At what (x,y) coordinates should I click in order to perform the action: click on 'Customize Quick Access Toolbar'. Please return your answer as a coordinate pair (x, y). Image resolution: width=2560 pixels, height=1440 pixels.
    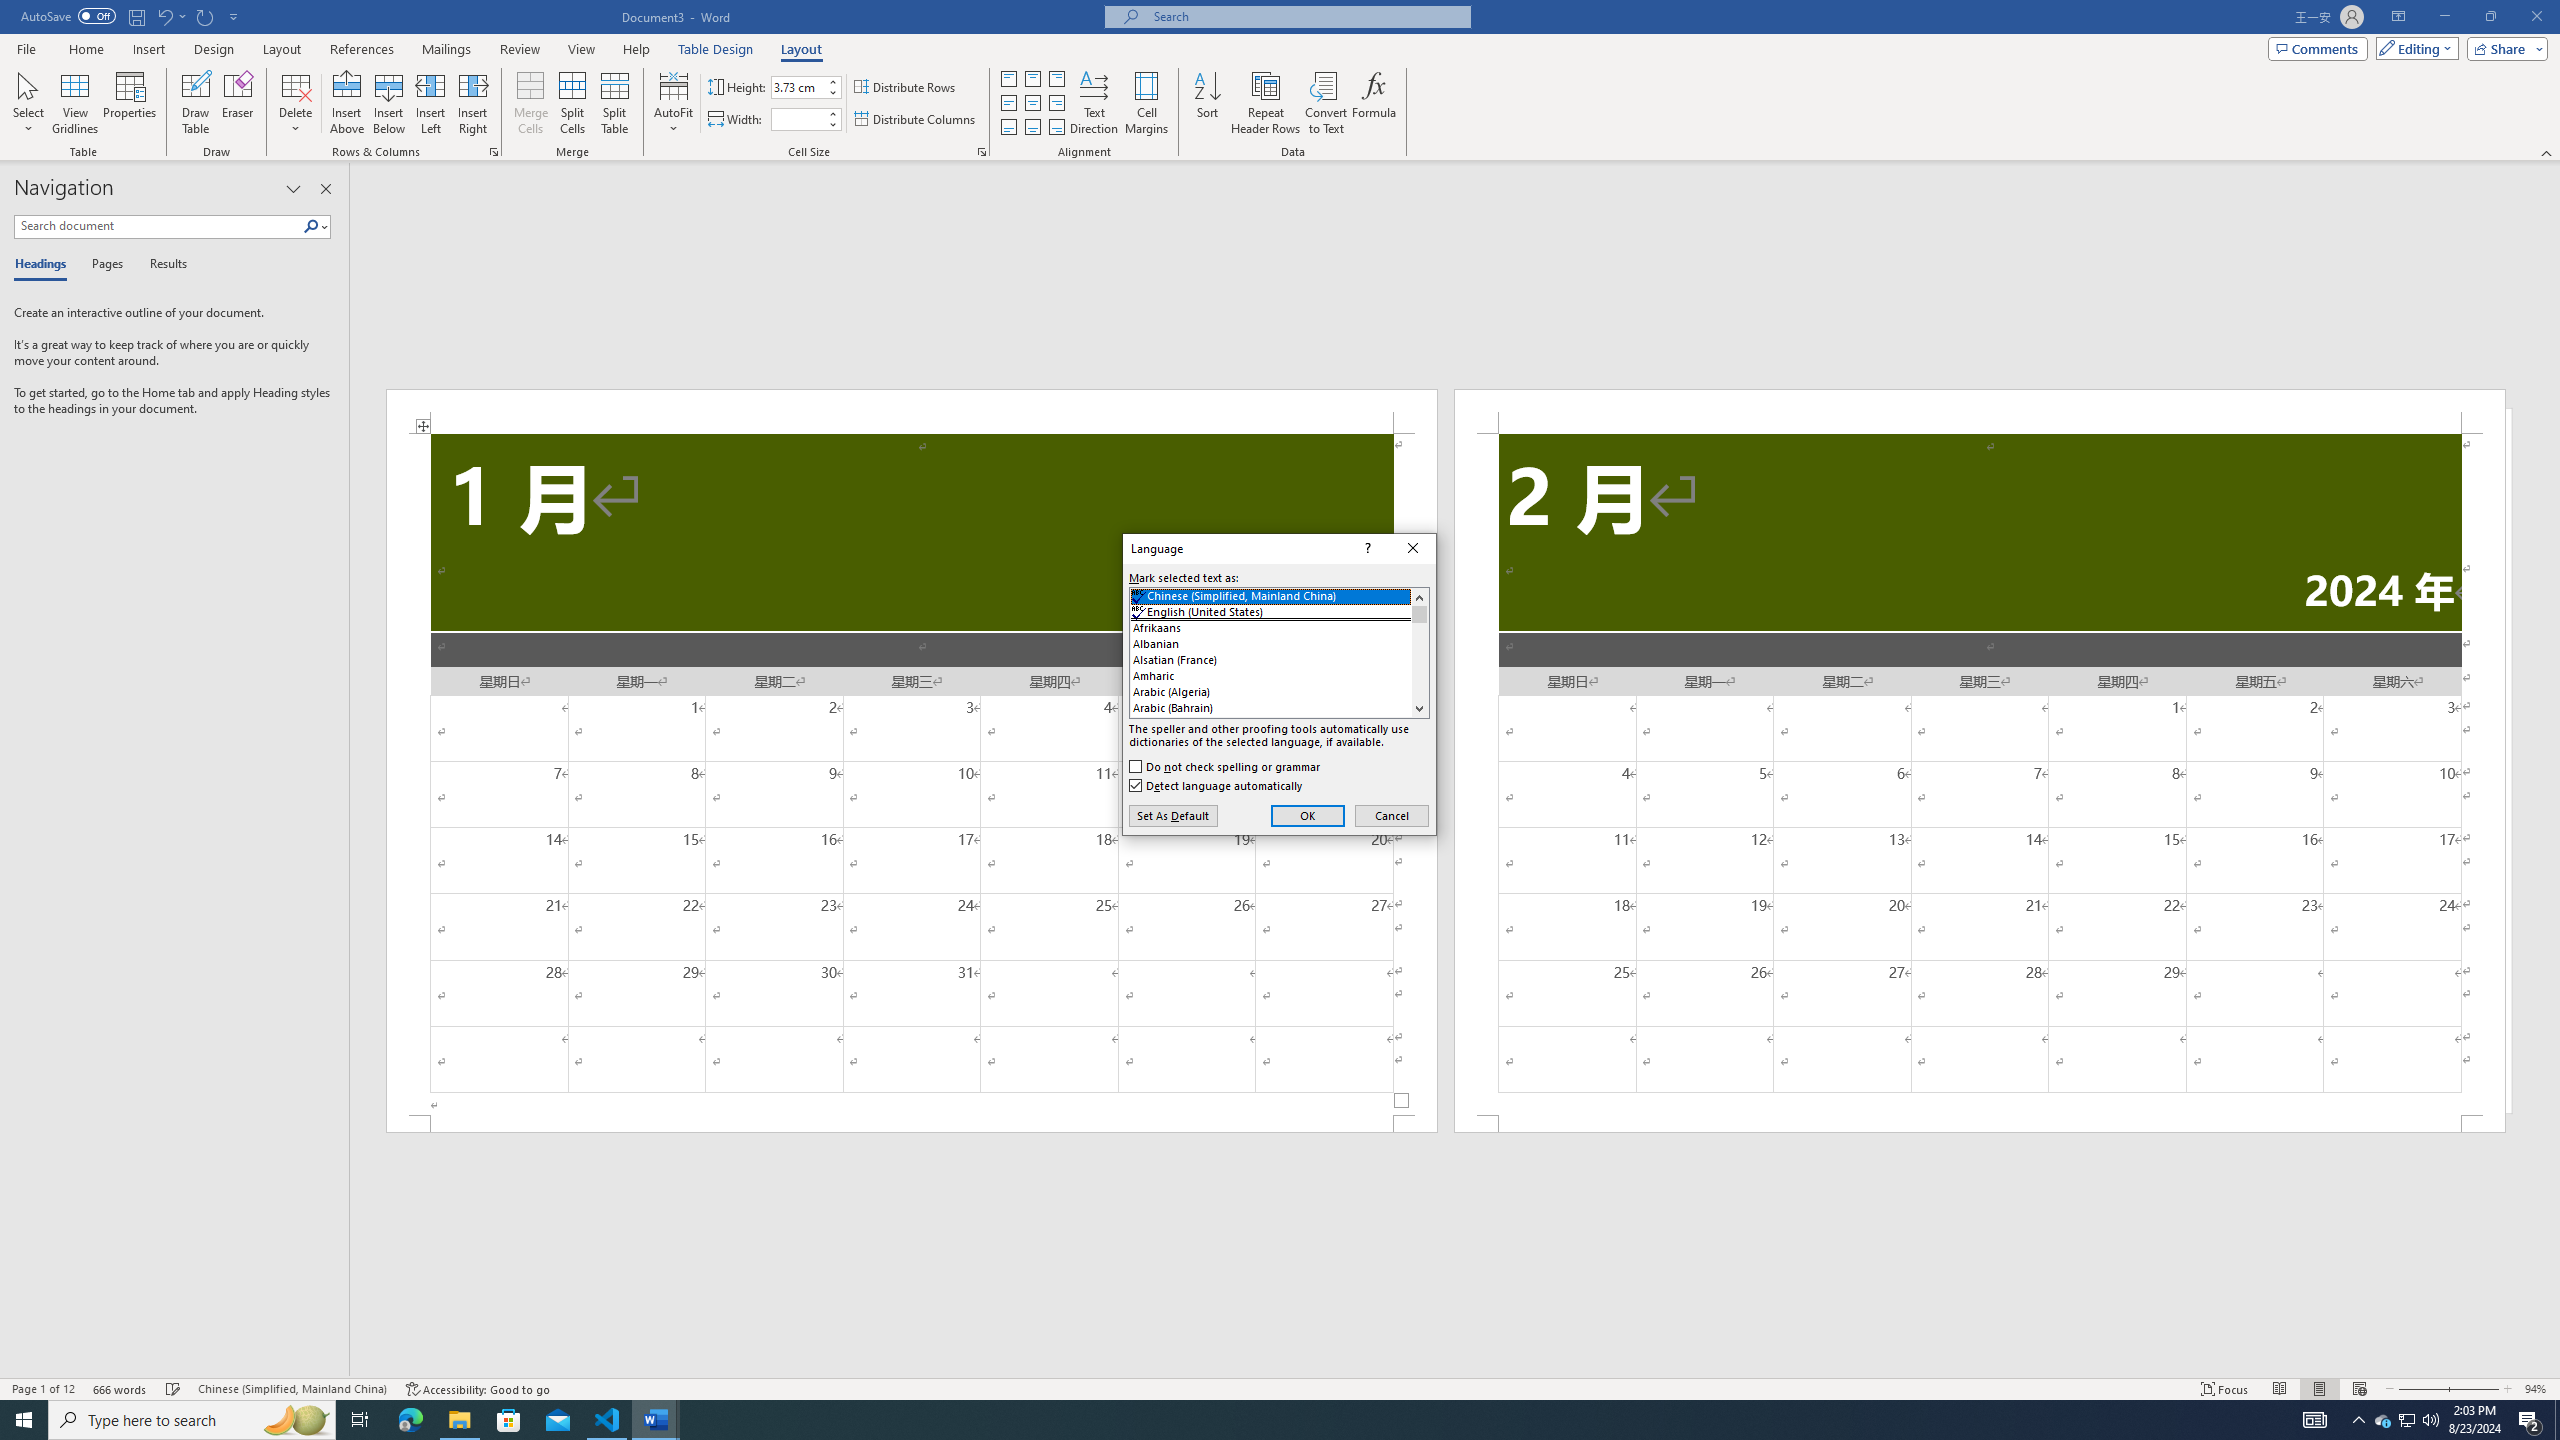
    Looking at the image, I should click on (233, 15).